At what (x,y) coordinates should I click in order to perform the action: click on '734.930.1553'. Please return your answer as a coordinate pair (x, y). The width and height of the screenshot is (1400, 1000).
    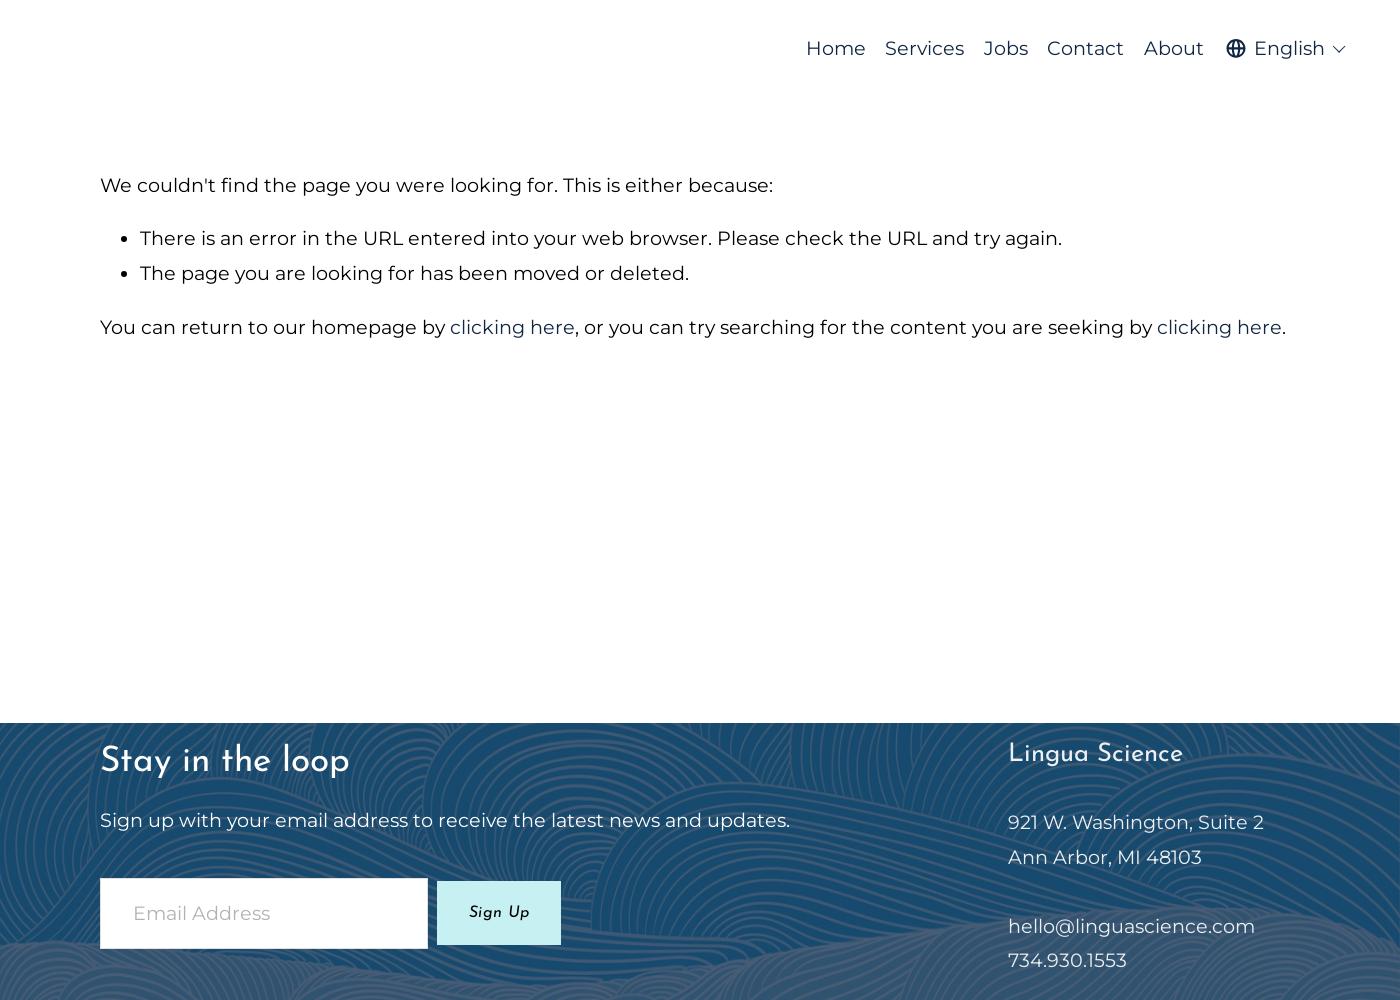
    Looking at the image, I should click on (1070, 959).